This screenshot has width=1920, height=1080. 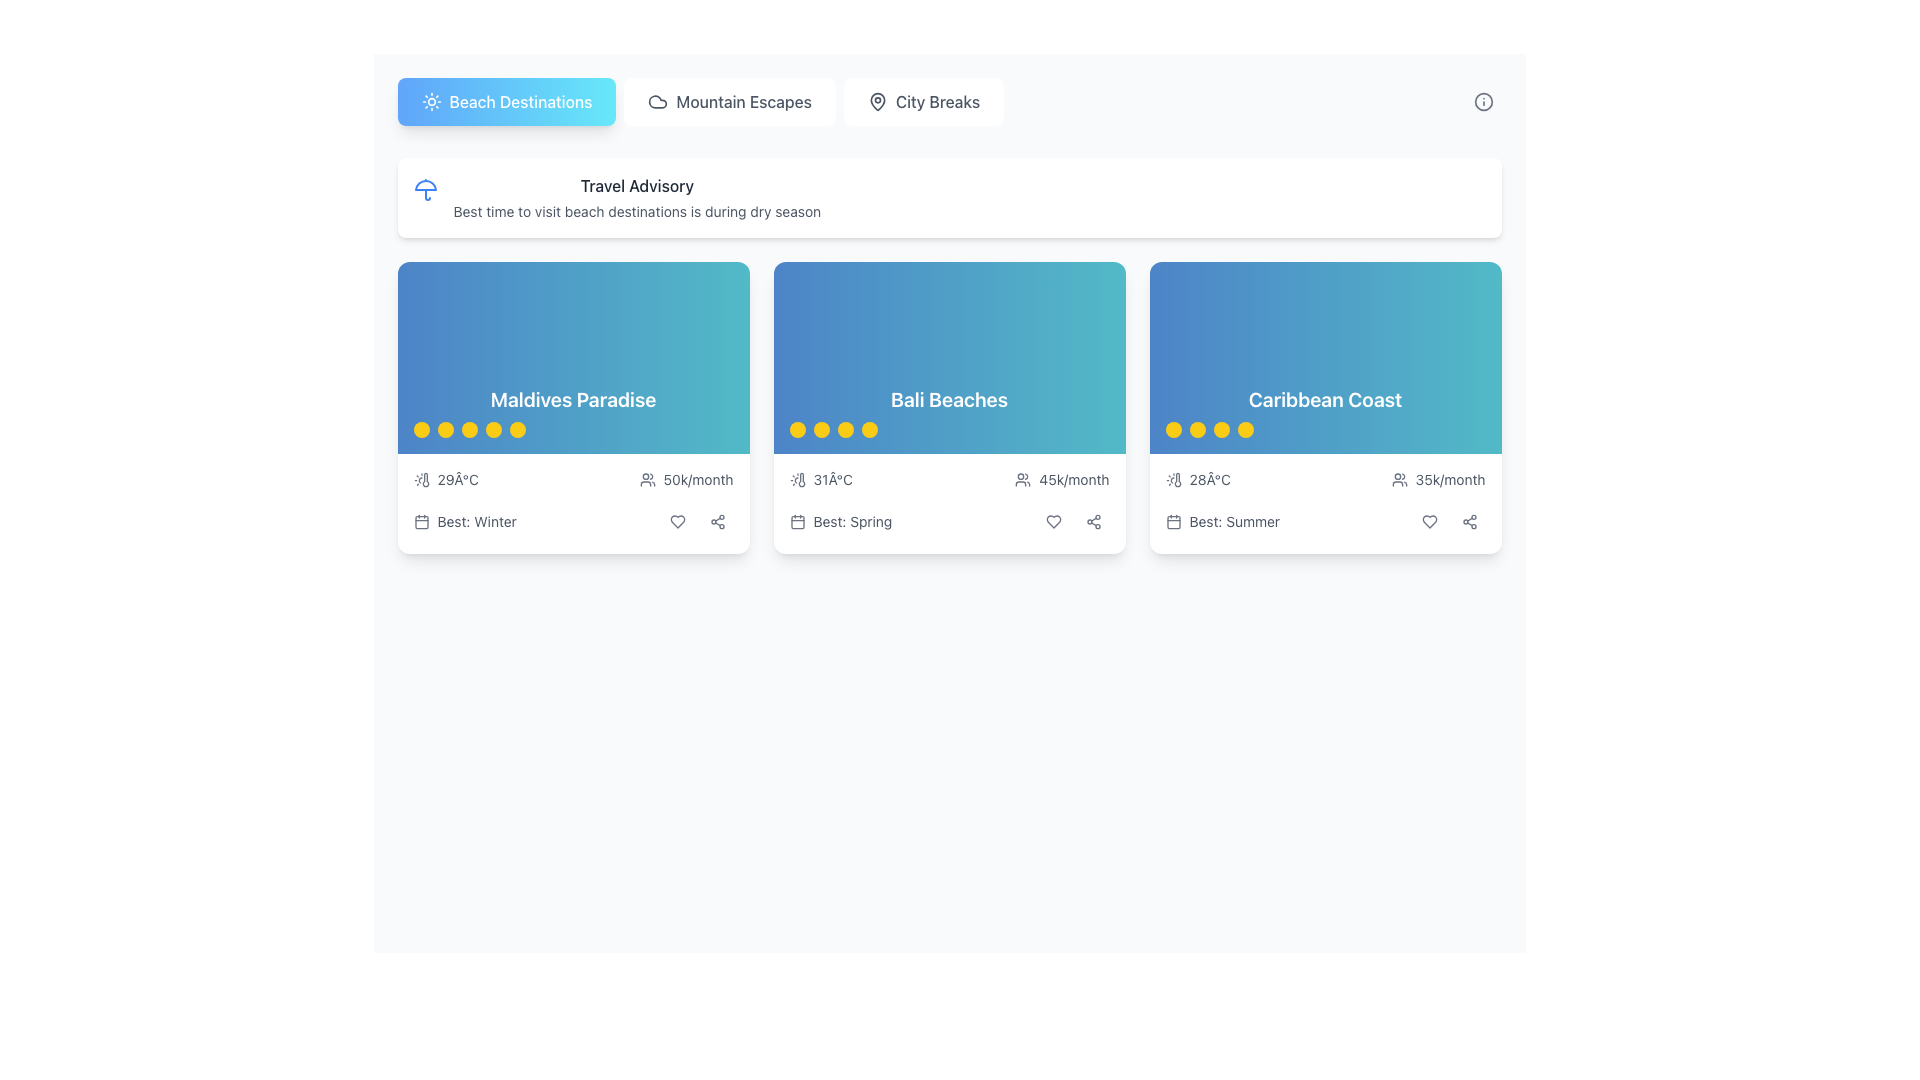 I want to click on the rightmost card in the 'Beach Destinations' section that represents the 'Caribbean Coast', which is adjacent to the 'Bali Beaches' card, so click(x=1325, y=357).